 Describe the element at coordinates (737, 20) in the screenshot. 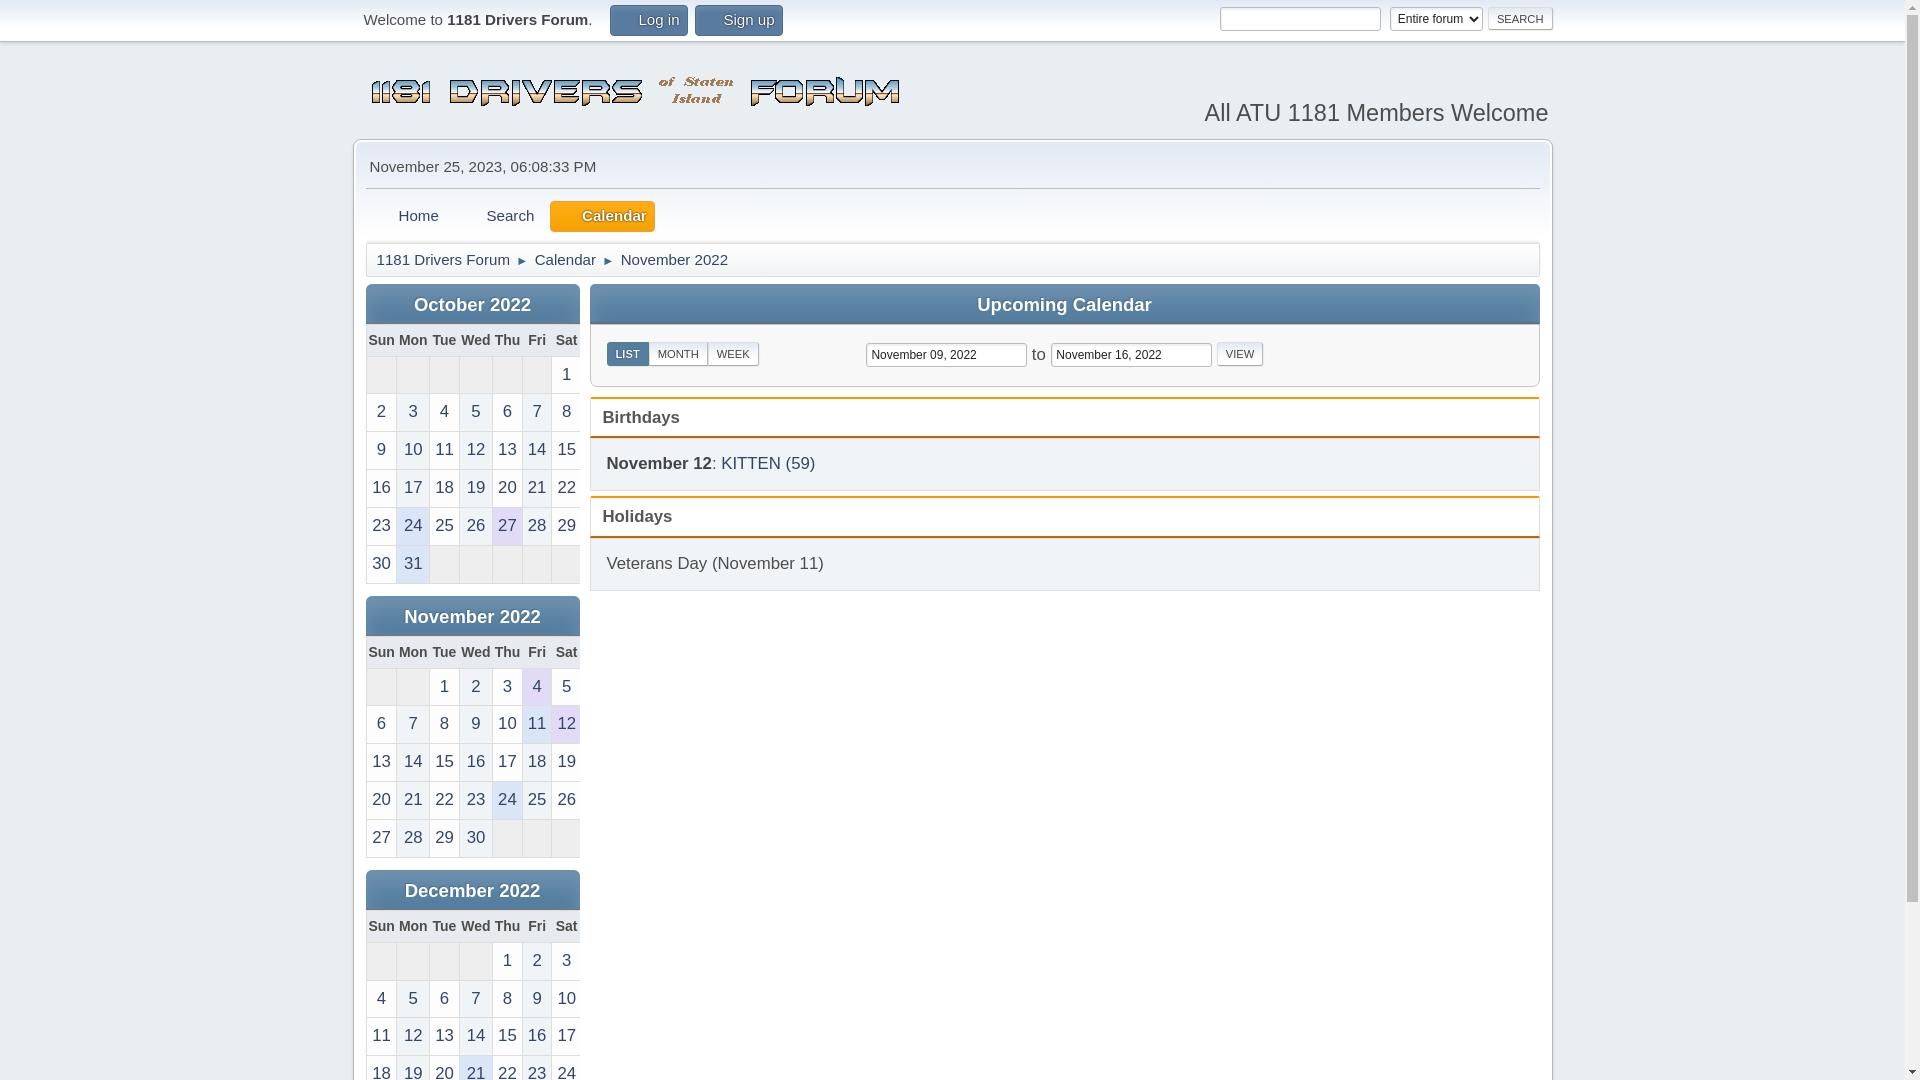

I see `'Sign up'` at that location.